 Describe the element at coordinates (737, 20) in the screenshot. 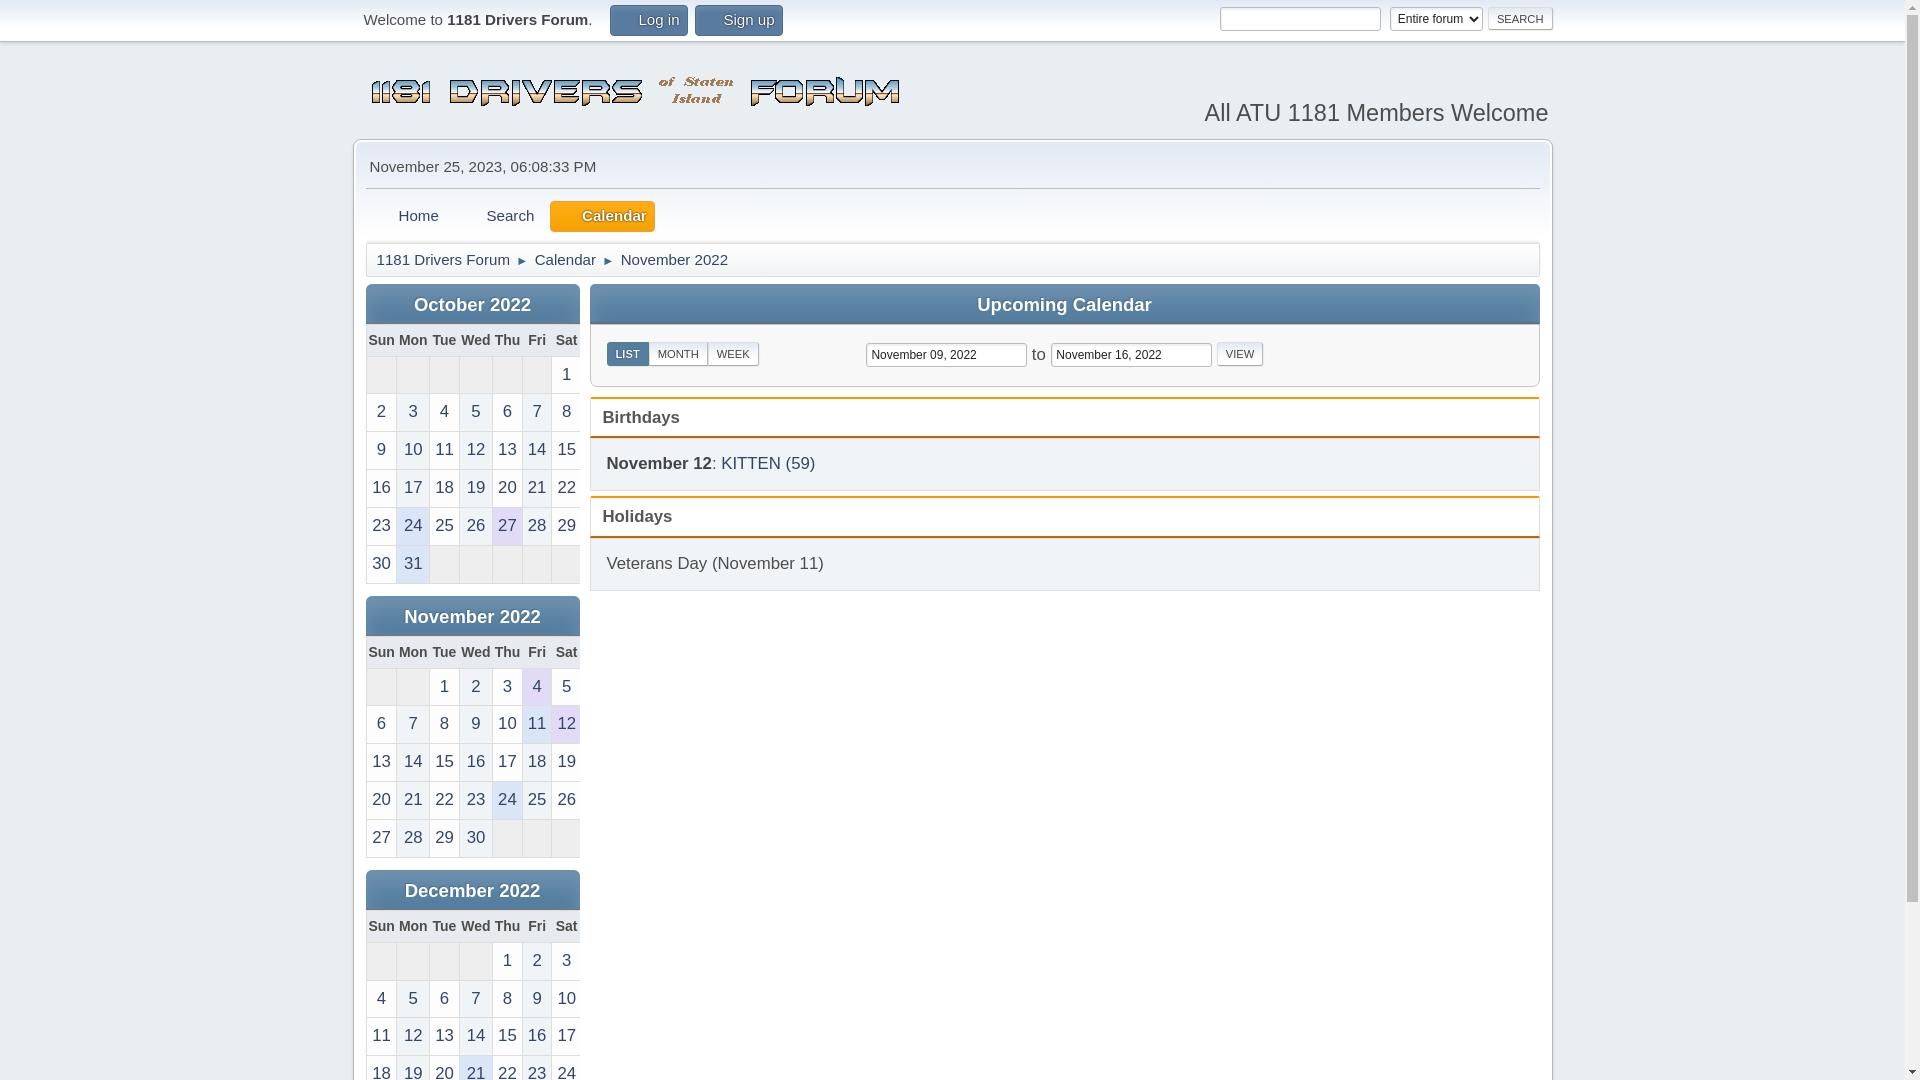

I see `'Sign up'` at that location.